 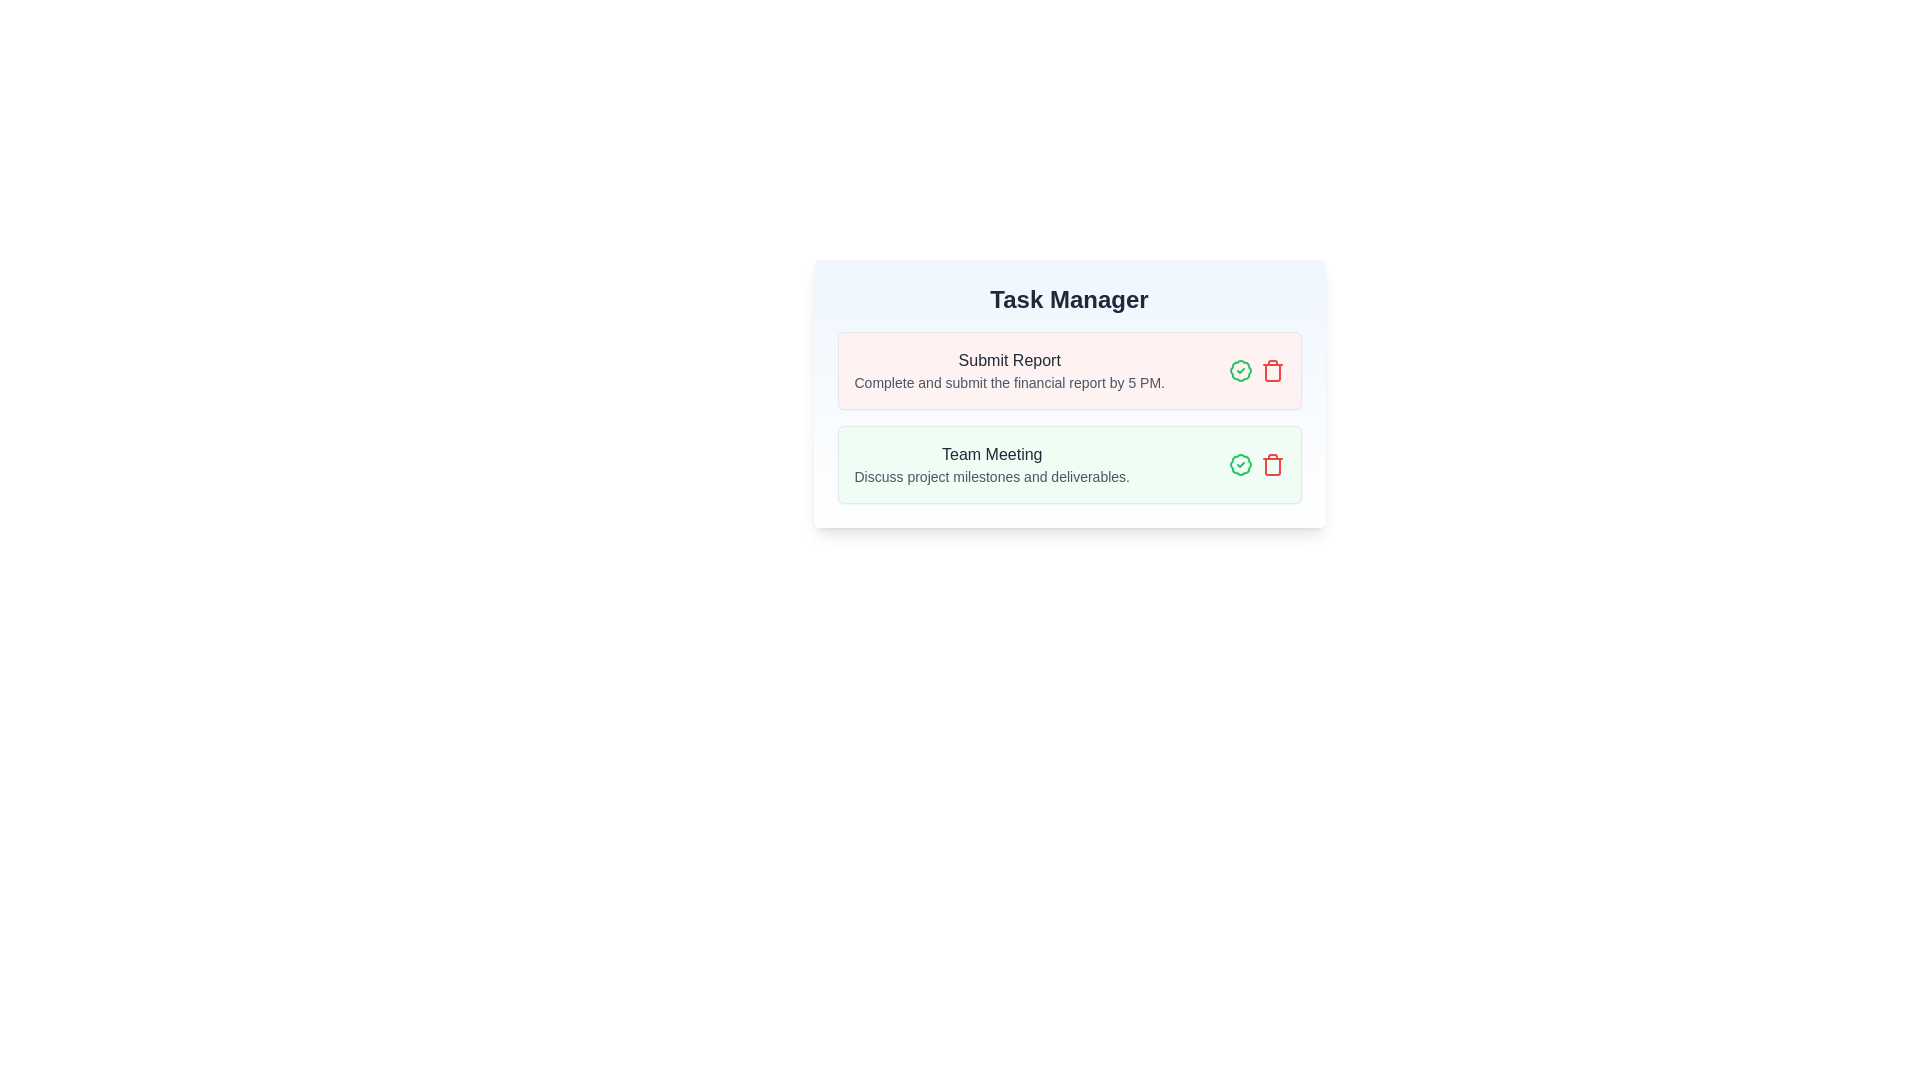 I want to click on text content of the label that says 'Discuss project milestones and deliverables.' located beneath the title 'Team Meeting' in a green-highlighted panel, so click(x=992, y=477).